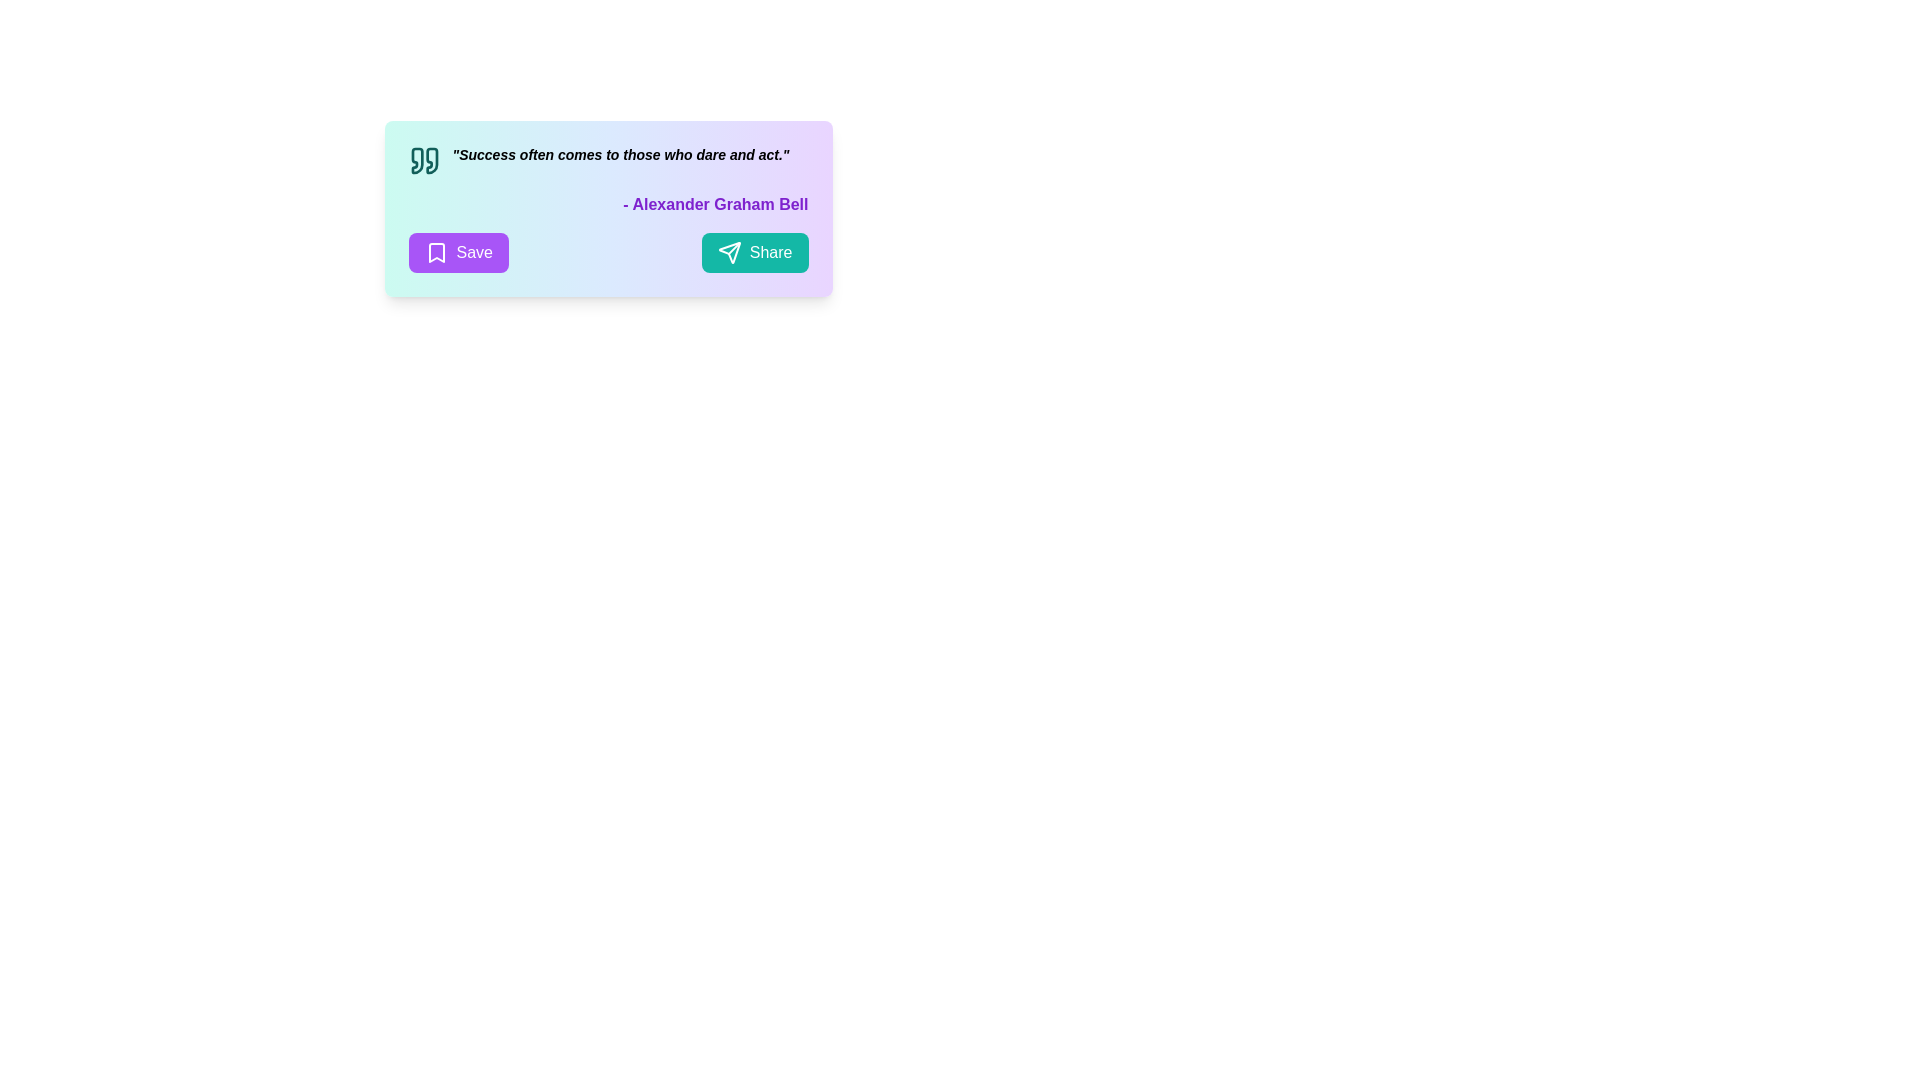 This screenshot has height=1080, width=1920. Describe the element at coordinates (430, 160) in the screenshot. I see `the teal-colored SVG icon resembling a quotation mark, which is the right icon in a set of two, located to the left of the text 'Success often comes to those who dare and act.'` at that location.